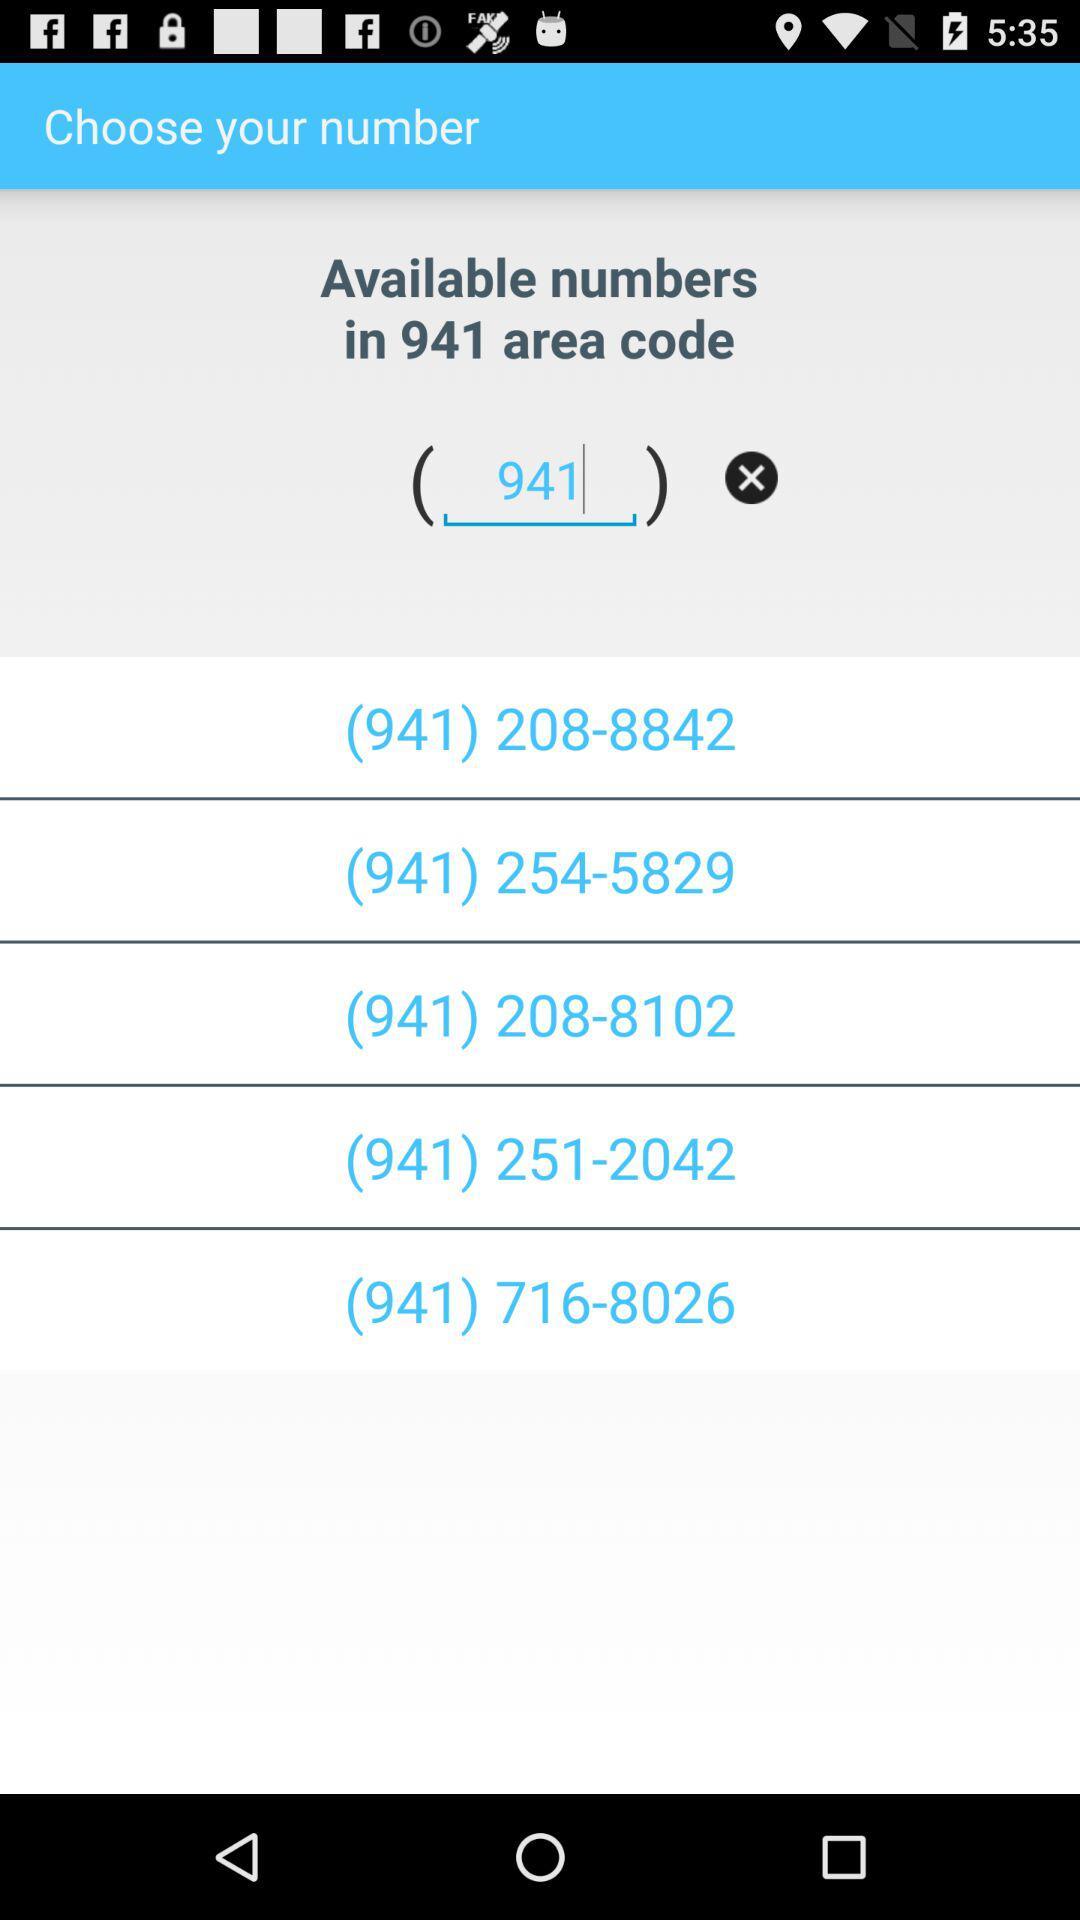  What do you see at coordinates (751, 476) in the screenshot?
I see `entry` at bounding box center [751, 476].